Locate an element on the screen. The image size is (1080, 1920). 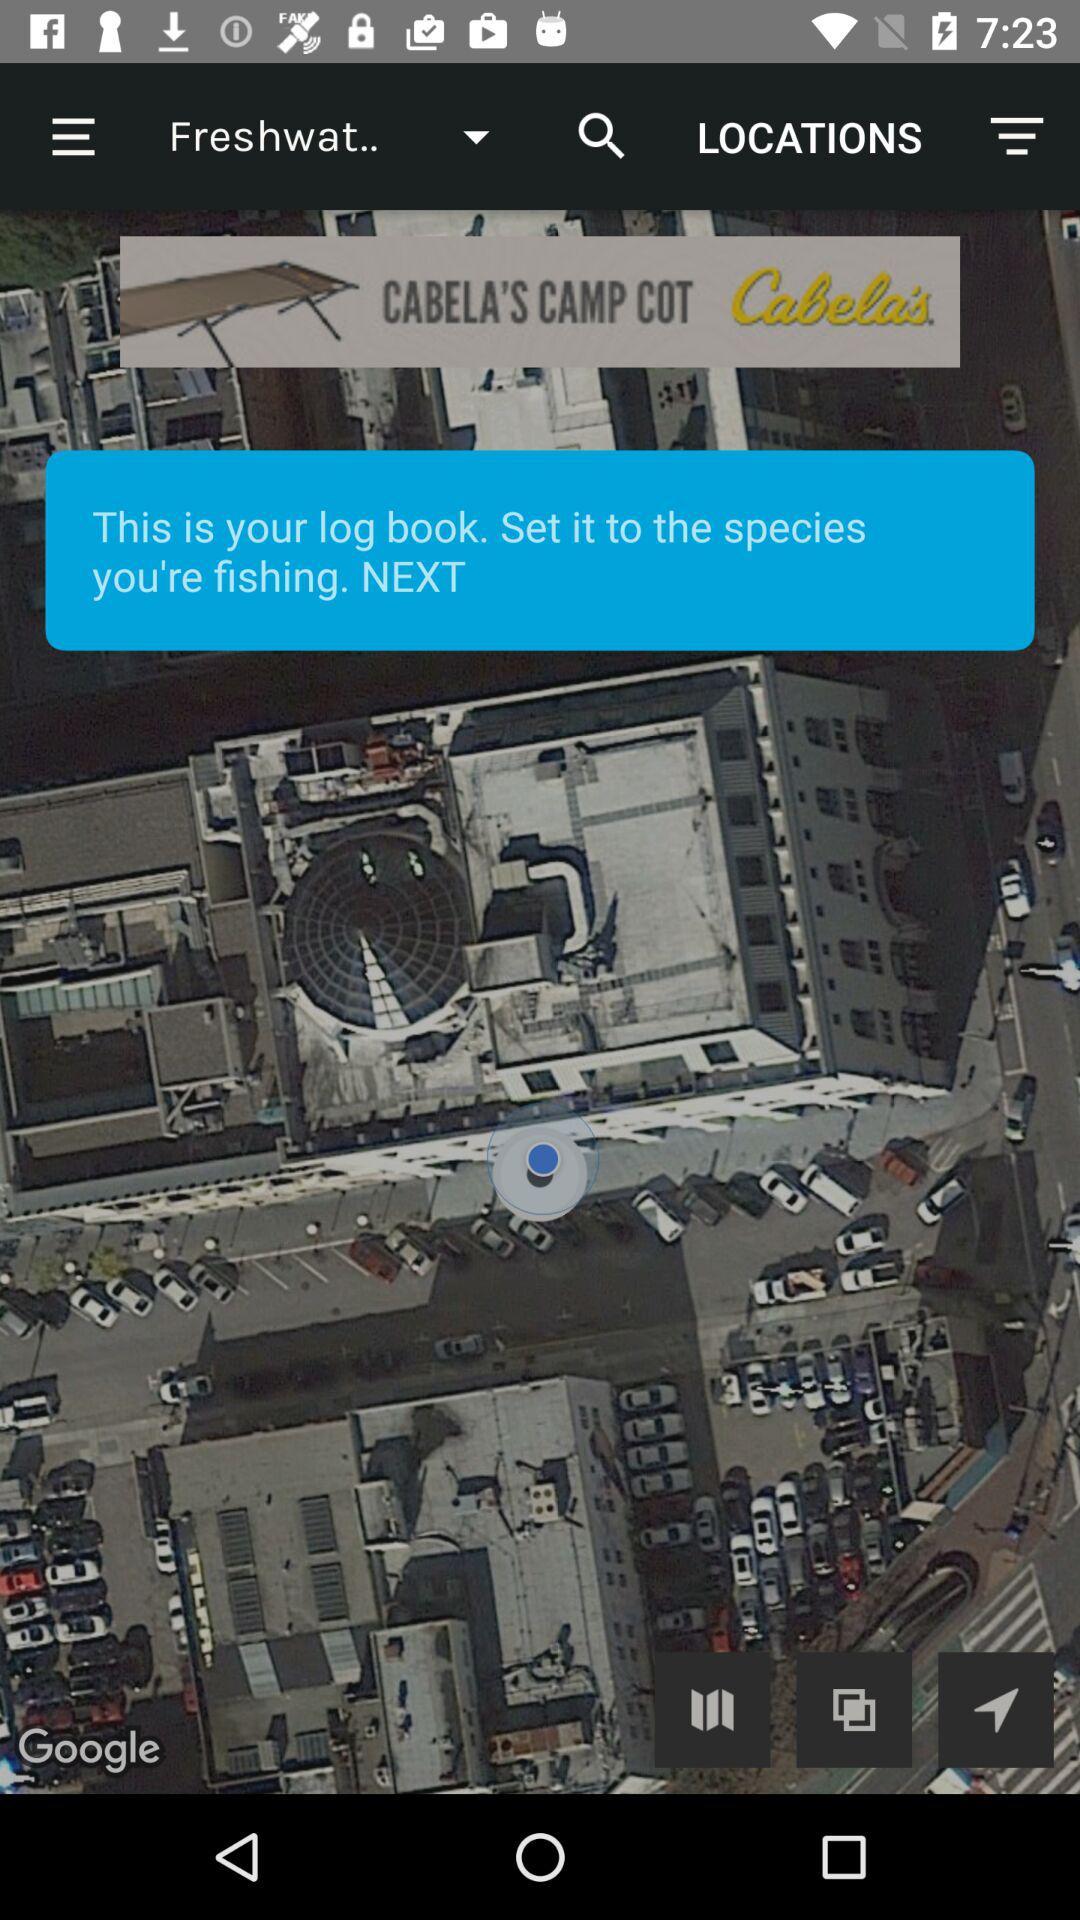
the copy icon is located at coordinates (854, 1708).